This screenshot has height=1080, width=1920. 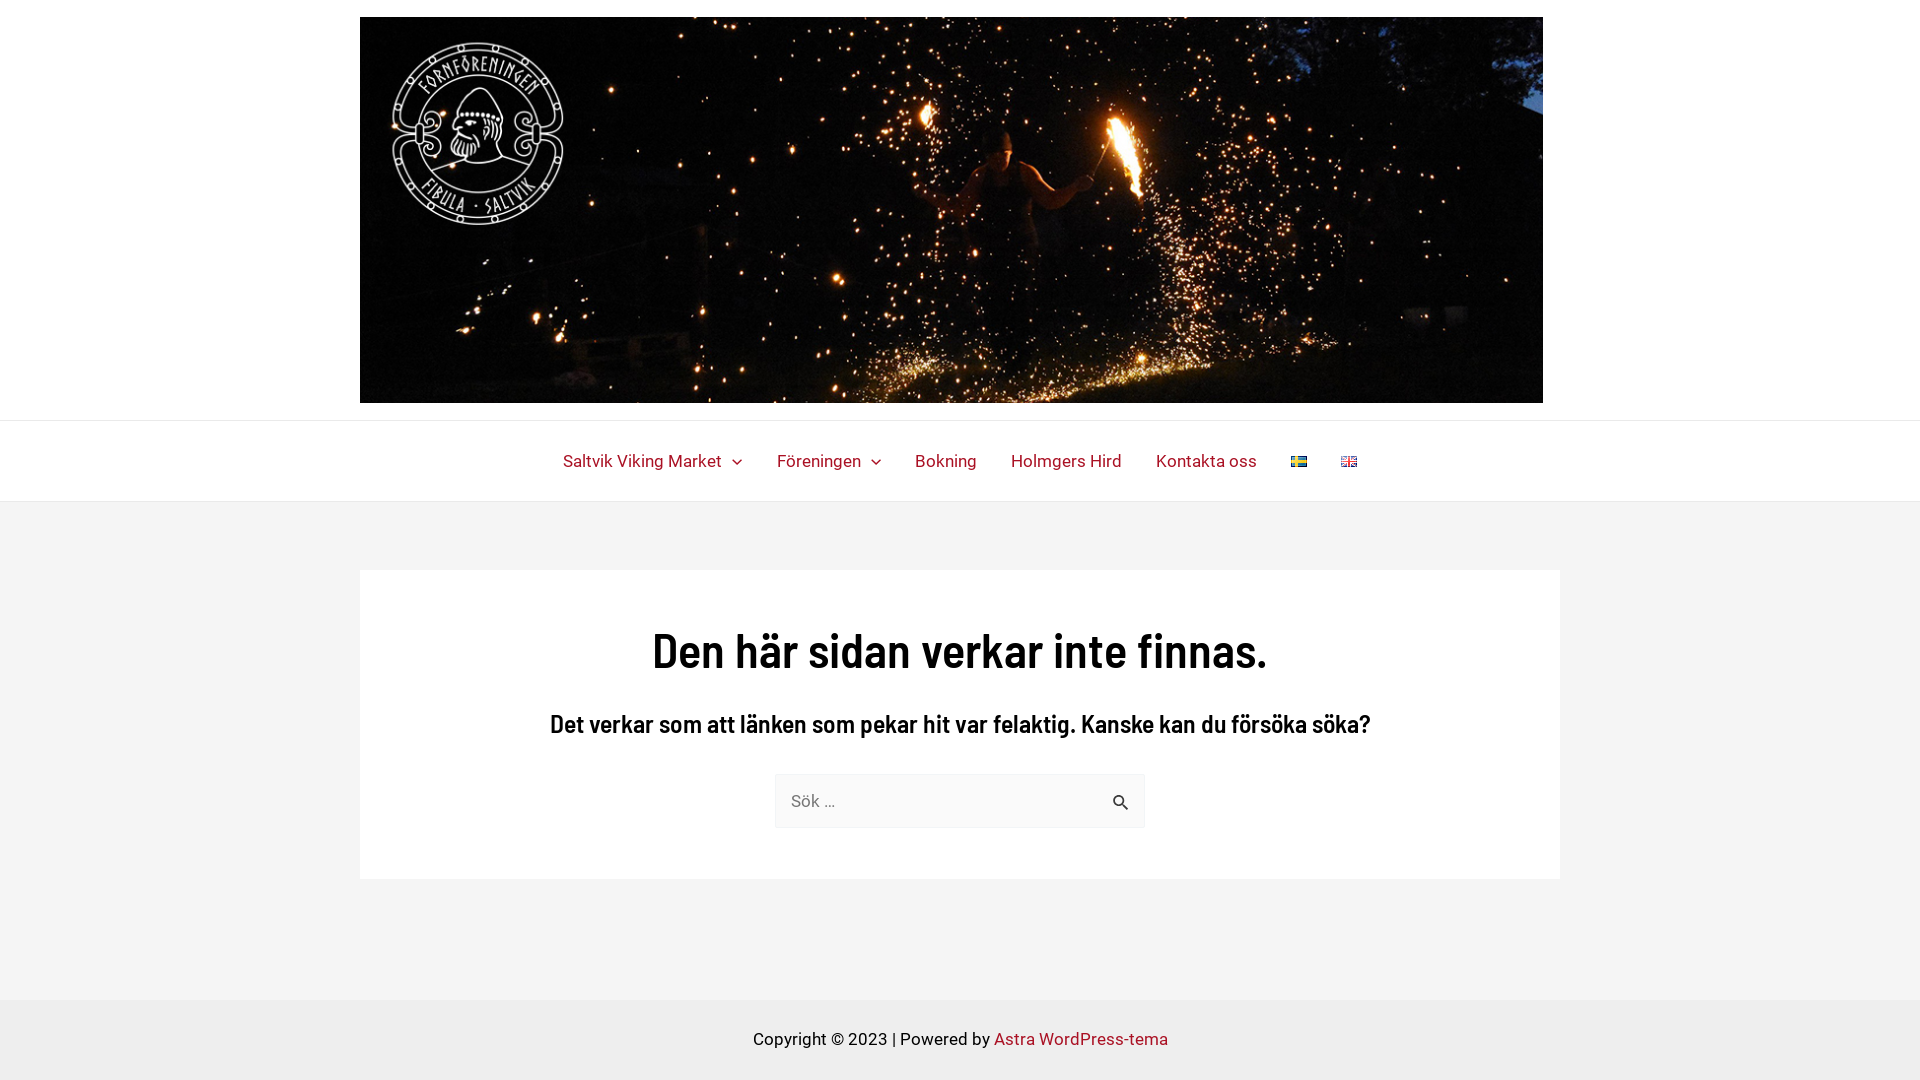 I want to click on 'Holmgers Hird', so click(x=993, y=461).